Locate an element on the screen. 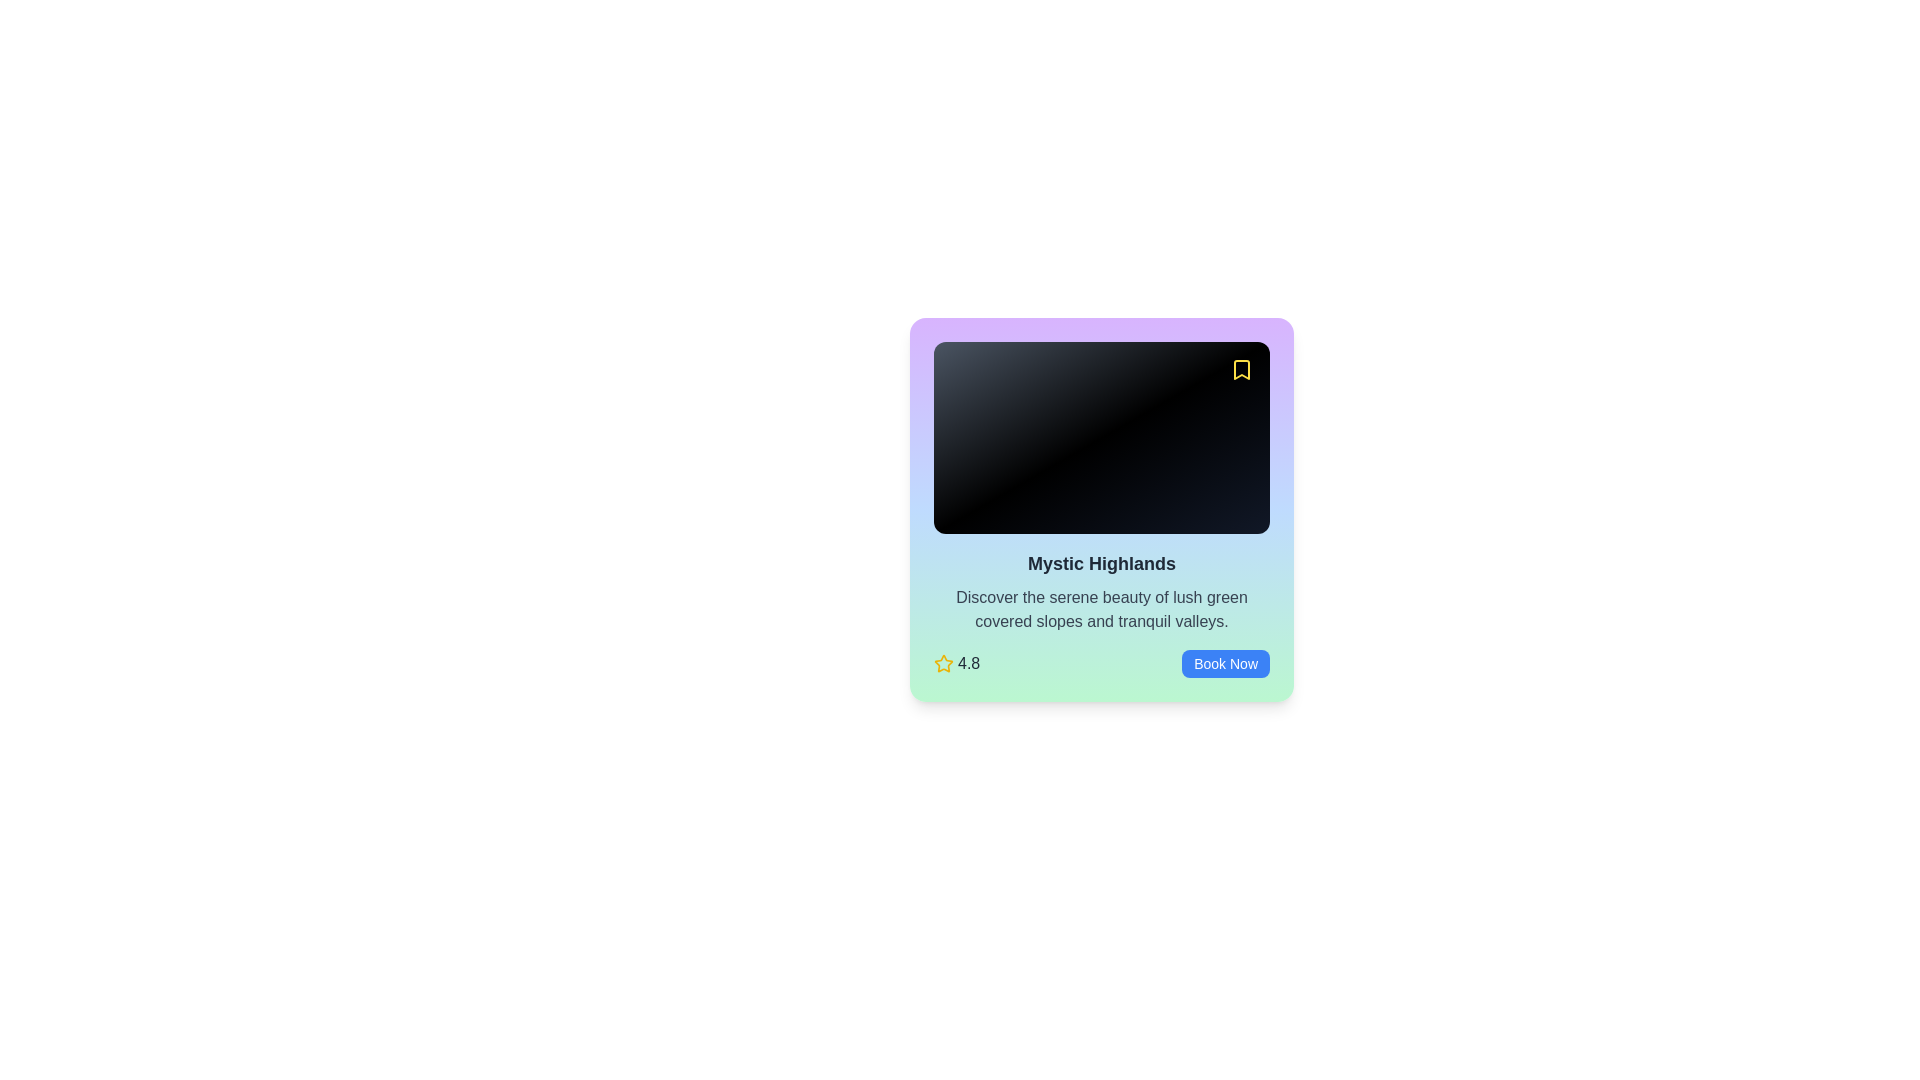 The image size is (1920, 1080). the rating visually by focusing on the grouped display consisting of a yellow outlined star icon and the numeric rating '4.8', located at the specified coordinates is located at coordinates (956, 663).